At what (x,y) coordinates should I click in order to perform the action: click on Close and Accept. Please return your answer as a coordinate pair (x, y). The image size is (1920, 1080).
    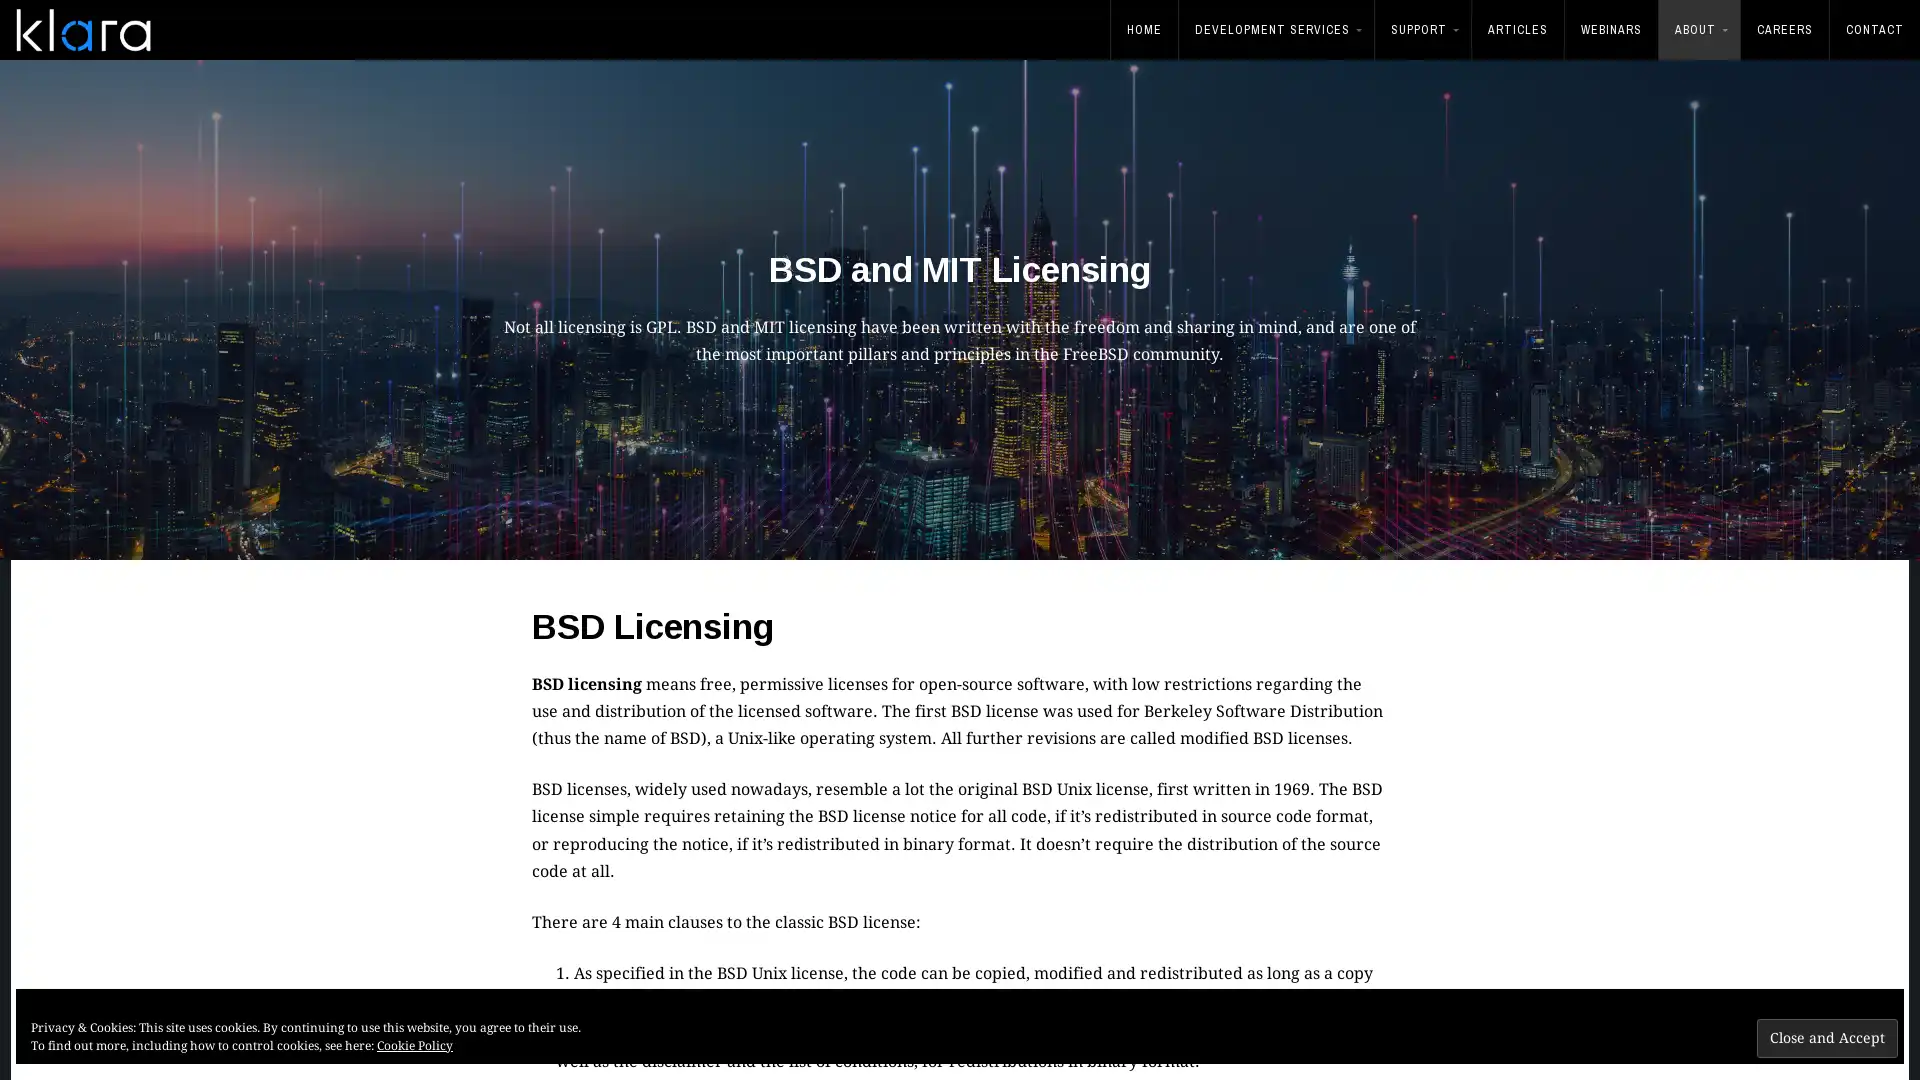
    Looking at the image, I should click on (1827, 1037).